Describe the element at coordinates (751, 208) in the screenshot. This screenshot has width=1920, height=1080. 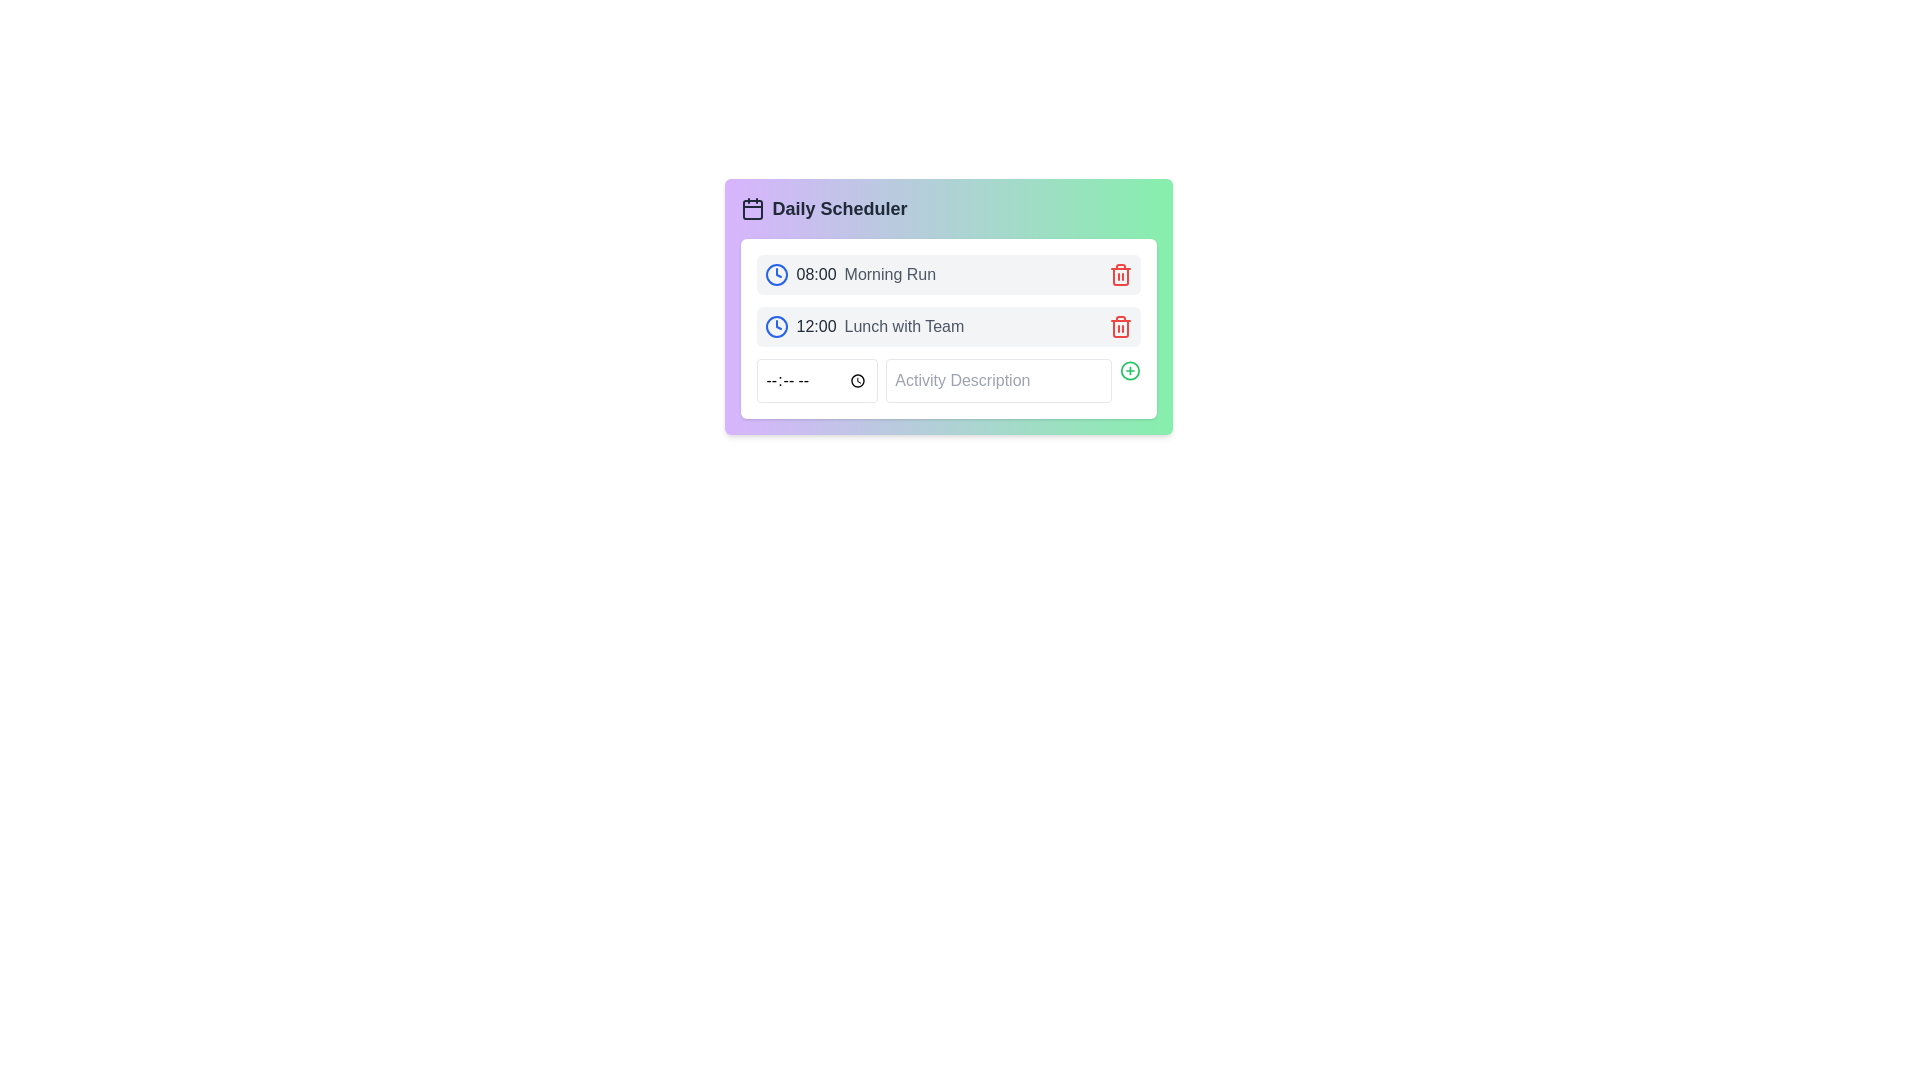
I see `the schedule icon located at the top-left corner of the 'Daily Scheduler' header to ensure accessibility` at that location.